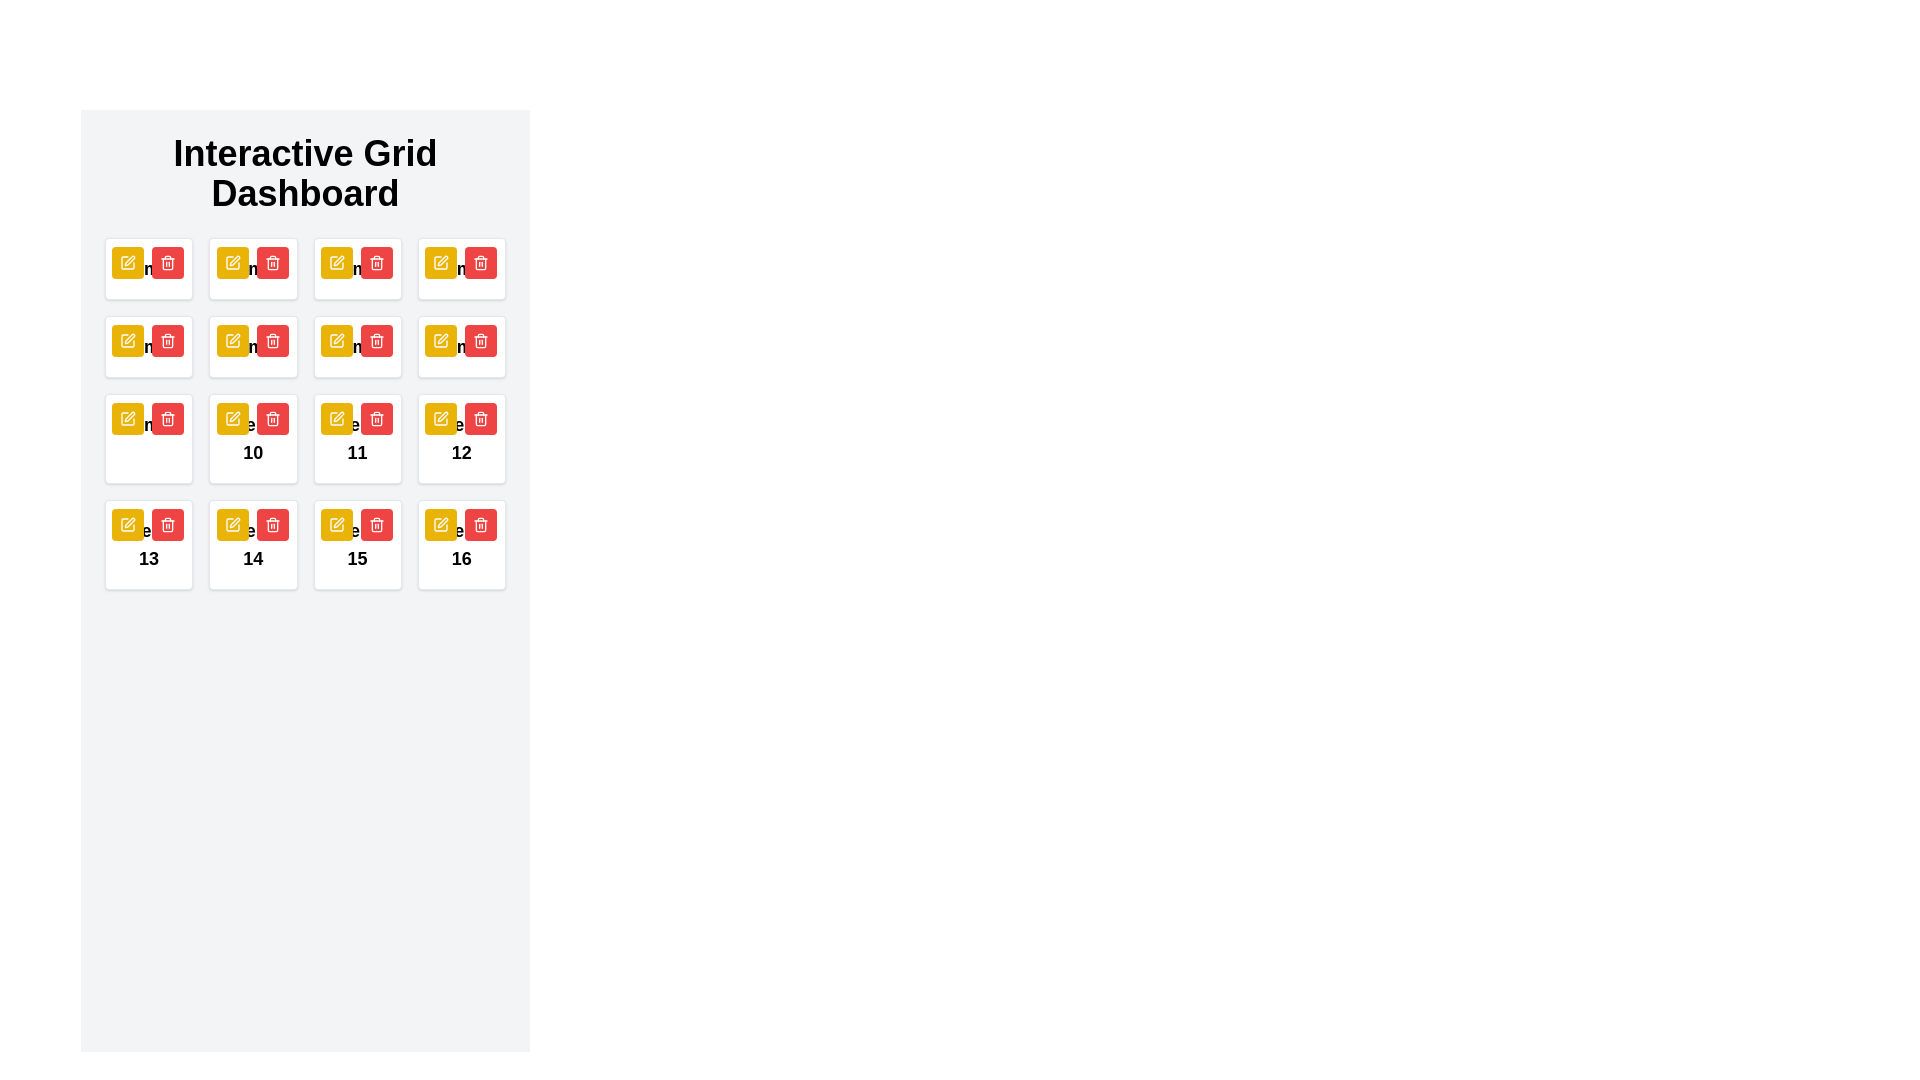 The height and width of the screenshot is (1080, 1920). I want to click on the square-shaped yellow button with rounded corners and a white outlined pen icon in the center, located in the fifteenth card of the grid dashboard, so click(336, 523).